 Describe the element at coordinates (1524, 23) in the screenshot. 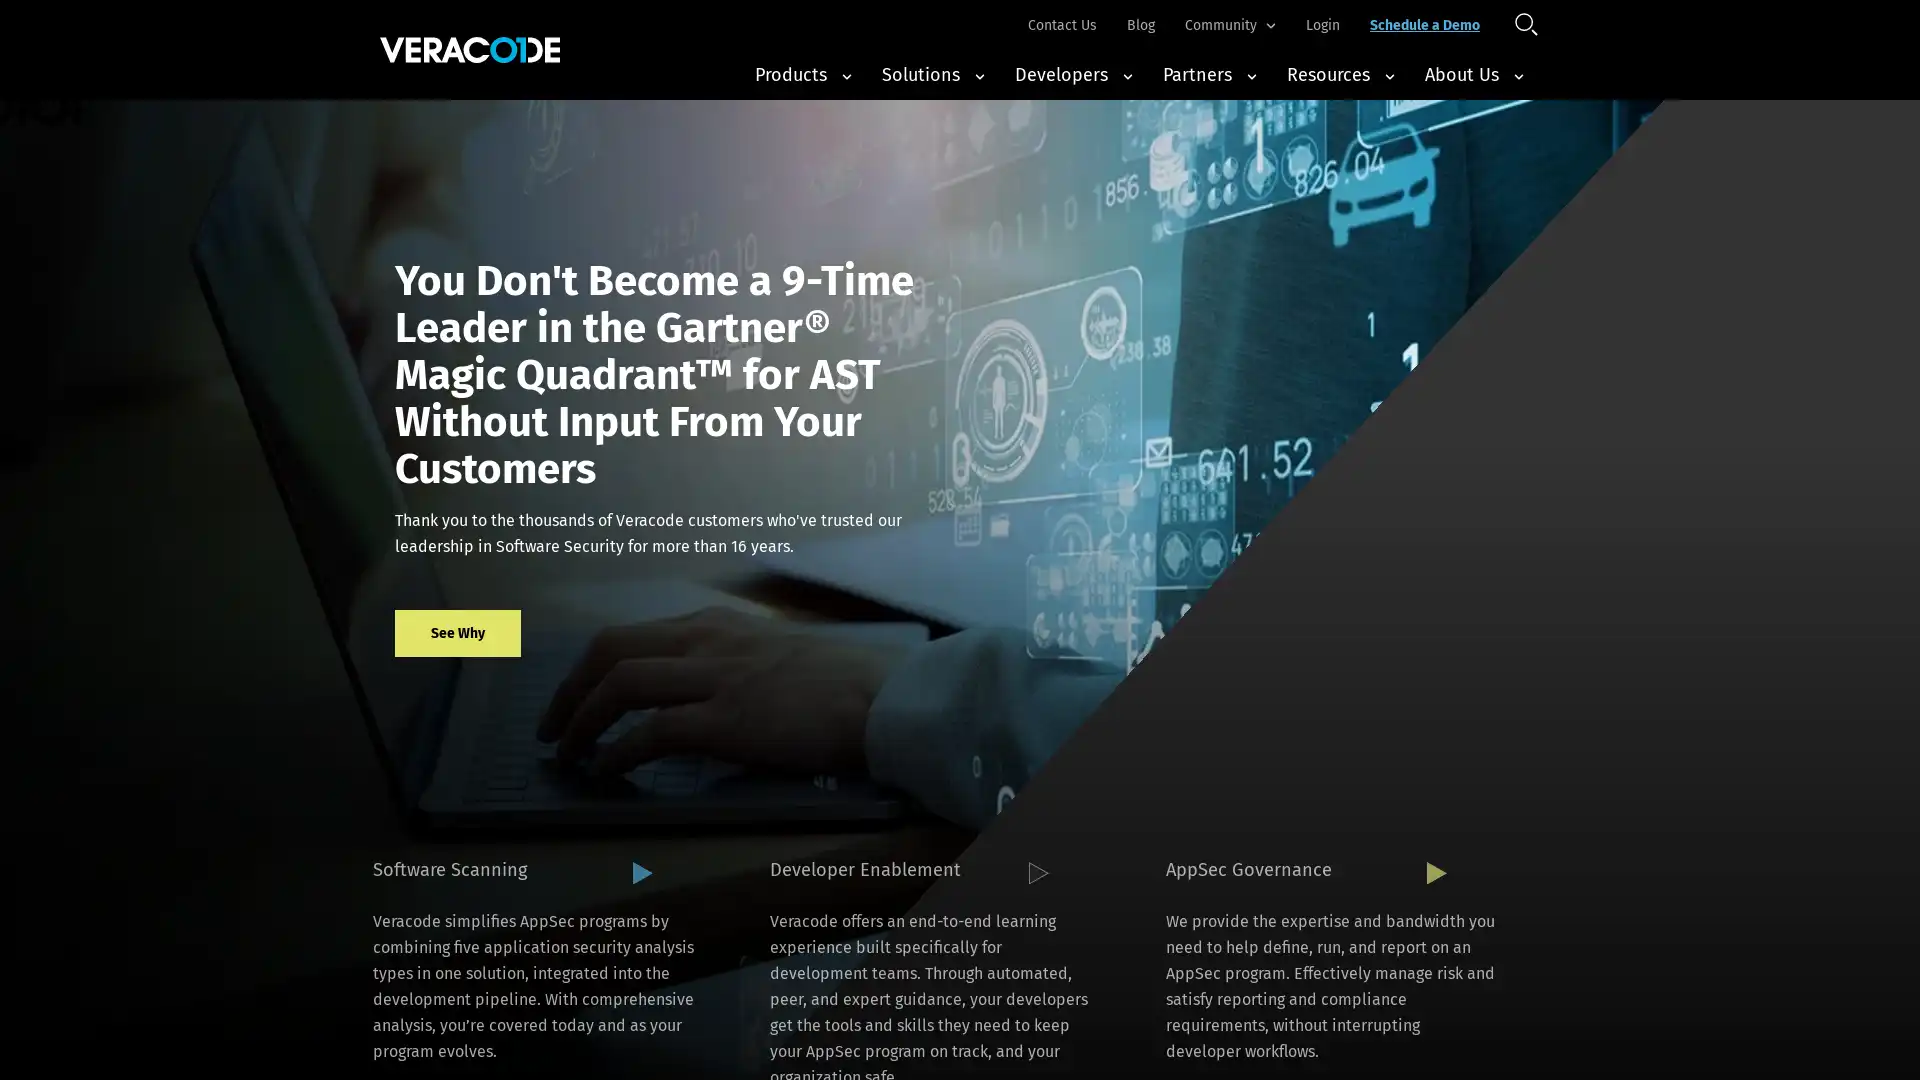

I see `Open Search` at that location.